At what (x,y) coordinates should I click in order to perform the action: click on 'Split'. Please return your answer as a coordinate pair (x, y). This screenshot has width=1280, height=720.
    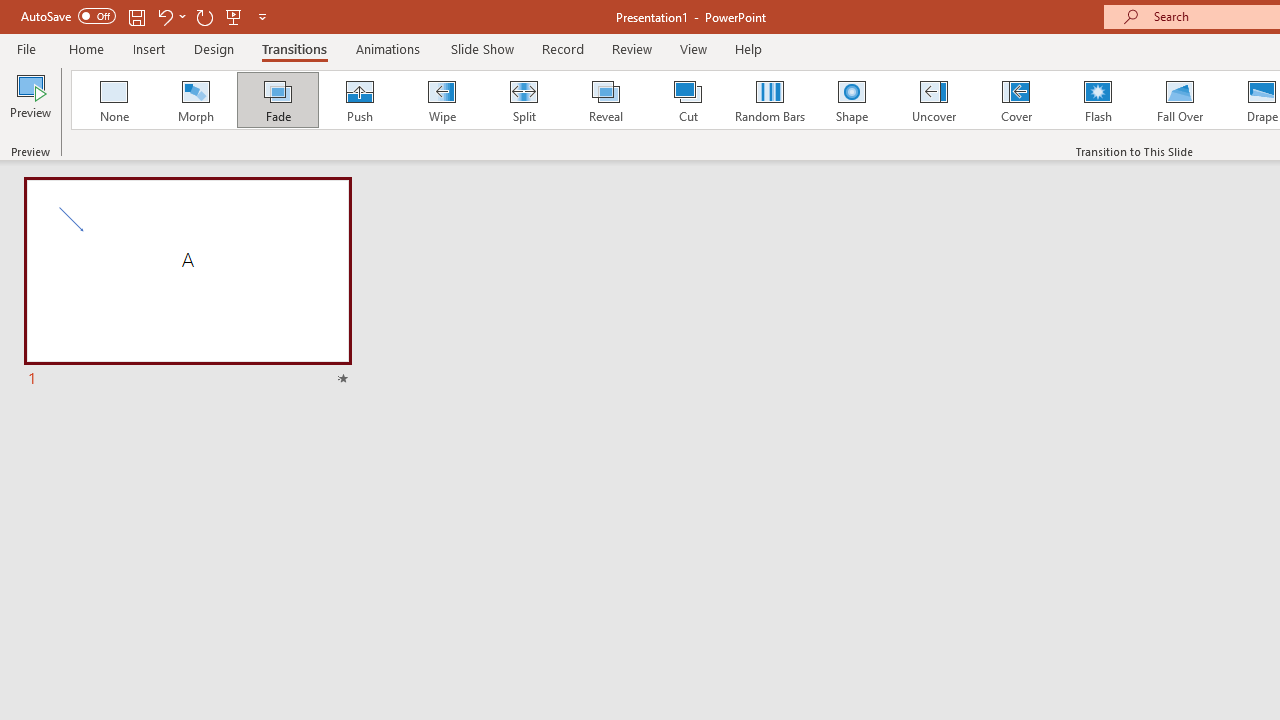
    Looking at the image, I should click on (523, 100).